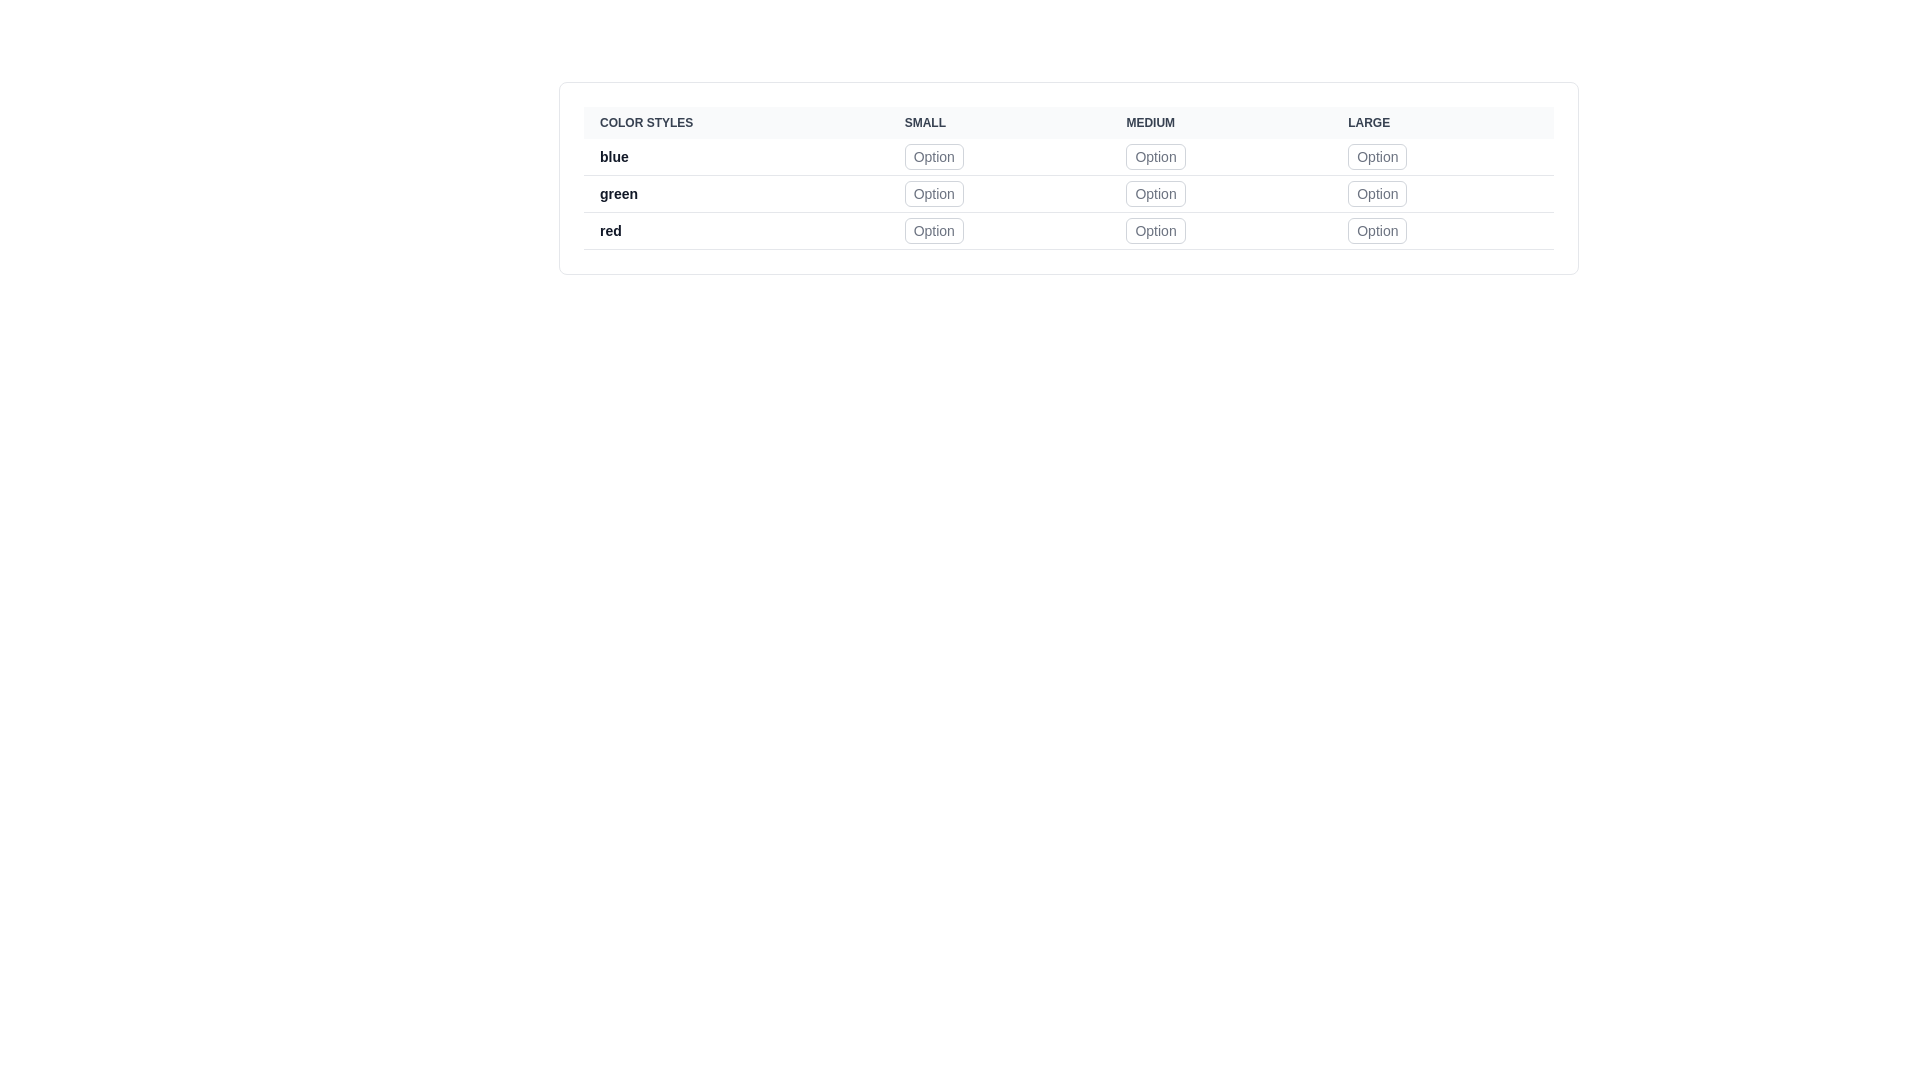 This screenshot has height=1080, width=1920. Describe the element at coordinates (1376, 230) in the screenshot. I see `the button representing the 'red' color and 'Large' size option located in the third row of the grid` at that location.